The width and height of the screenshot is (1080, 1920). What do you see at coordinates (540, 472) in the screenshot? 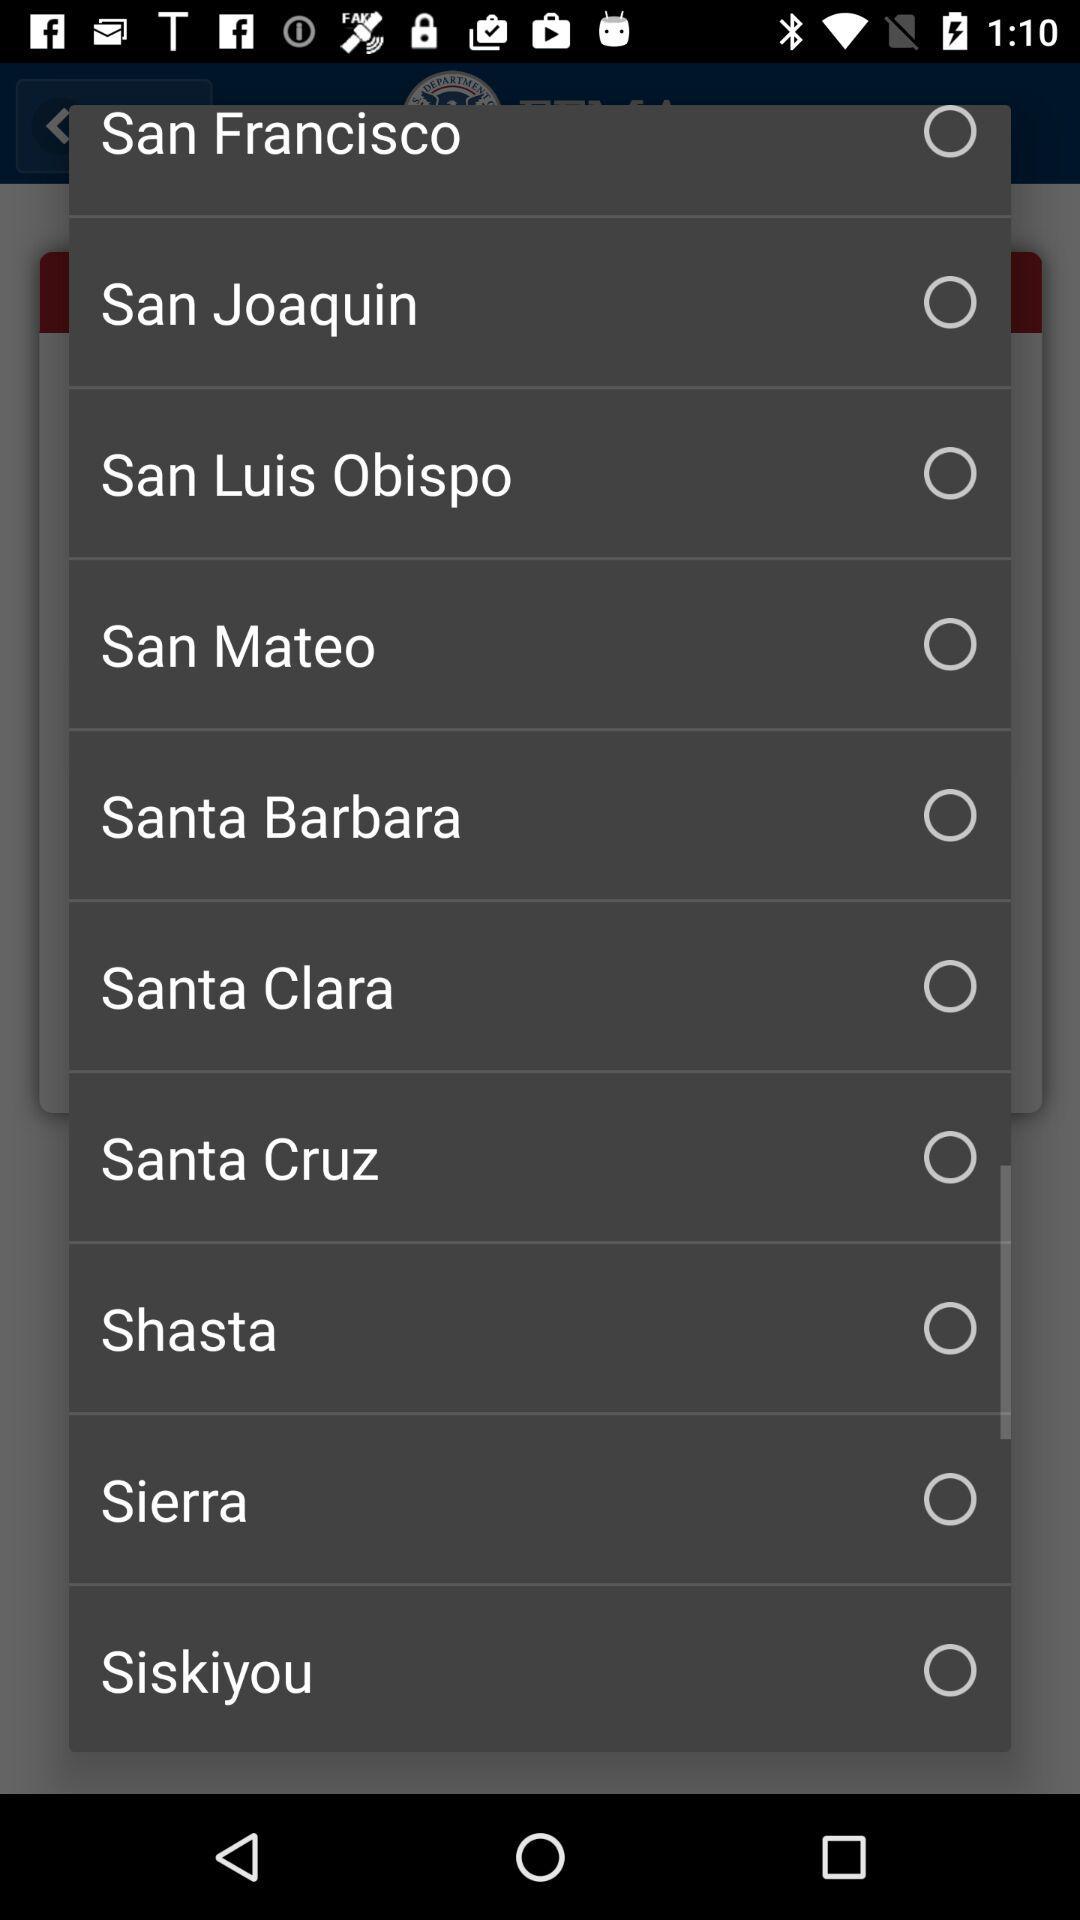
I see `checkbox below san joaquin item` at bounding box center [540, 472].